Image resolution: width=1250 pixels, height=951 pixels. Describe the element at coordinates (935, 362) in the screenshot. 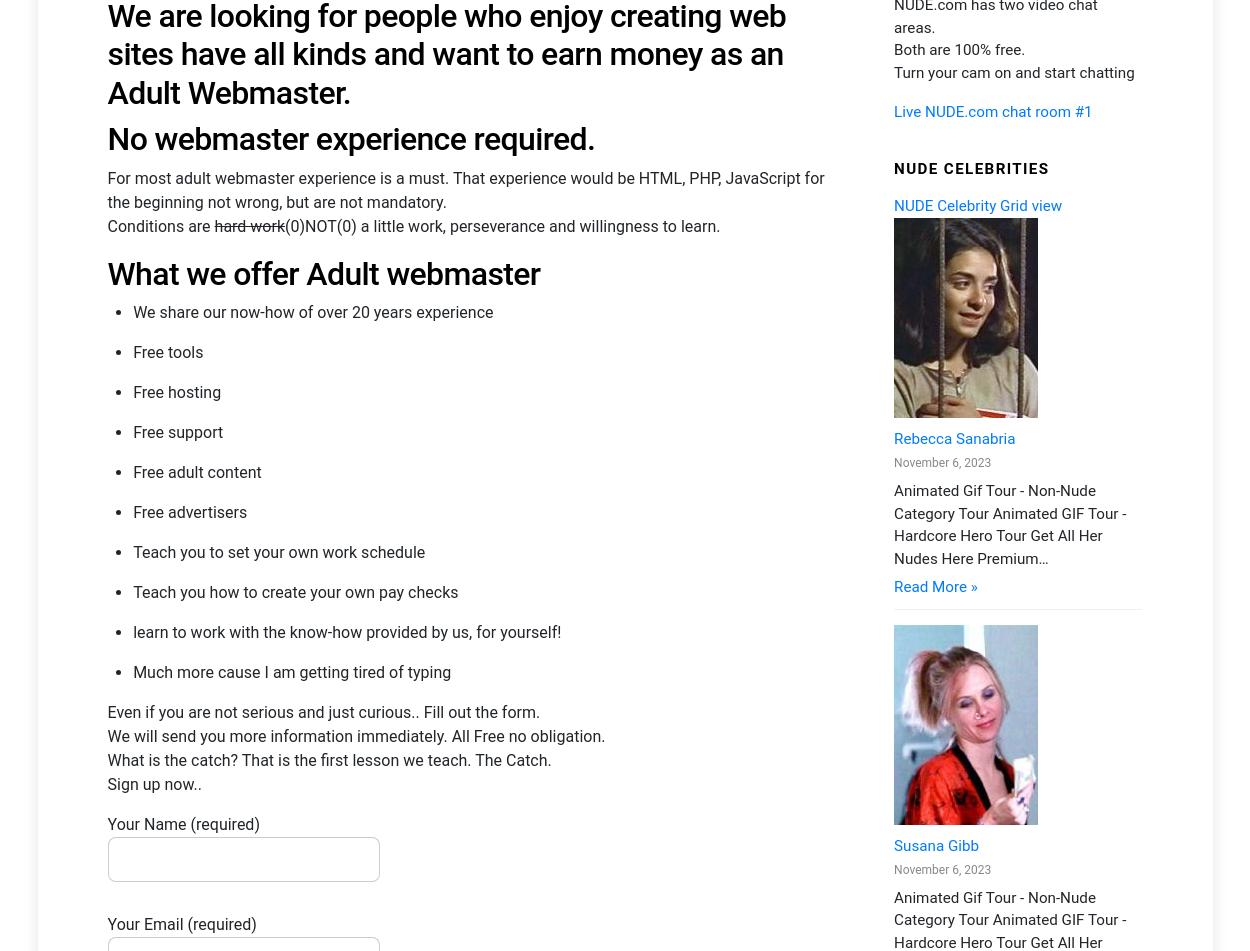

I see `'Read More »'` at that location.